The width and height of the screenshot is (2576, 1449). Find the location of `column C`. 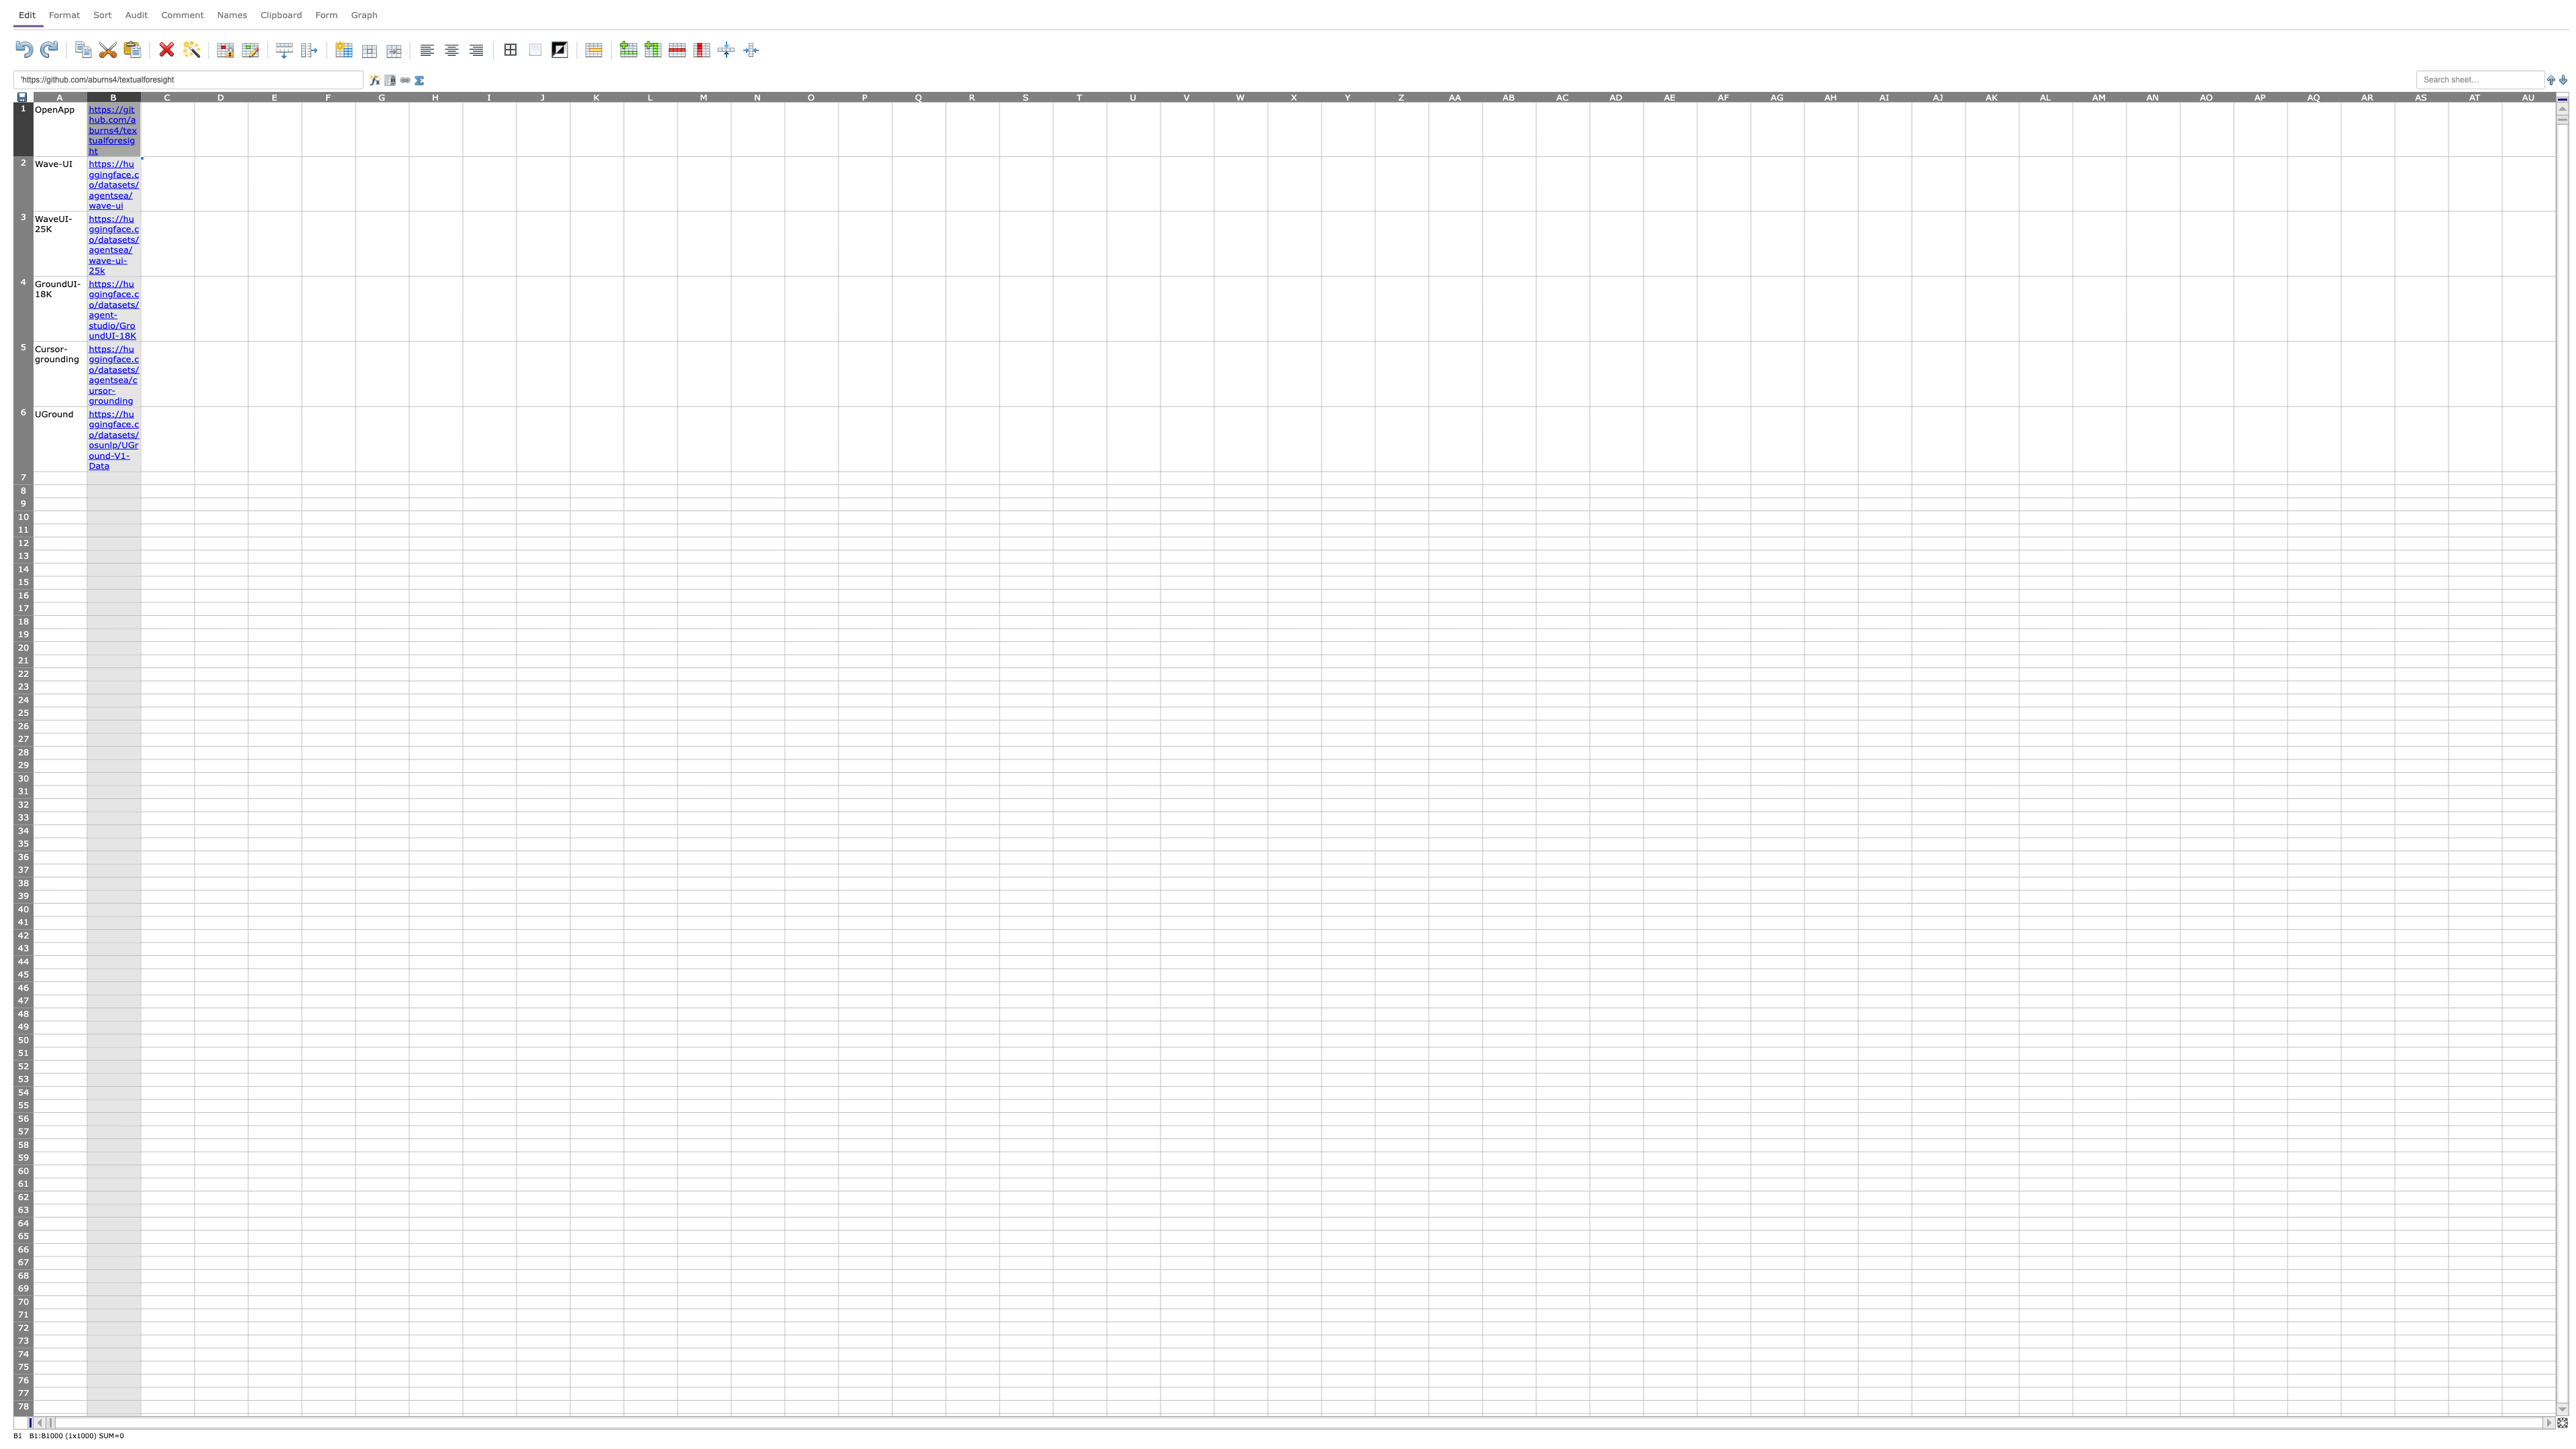

column C is located at coordinates (166, 95).